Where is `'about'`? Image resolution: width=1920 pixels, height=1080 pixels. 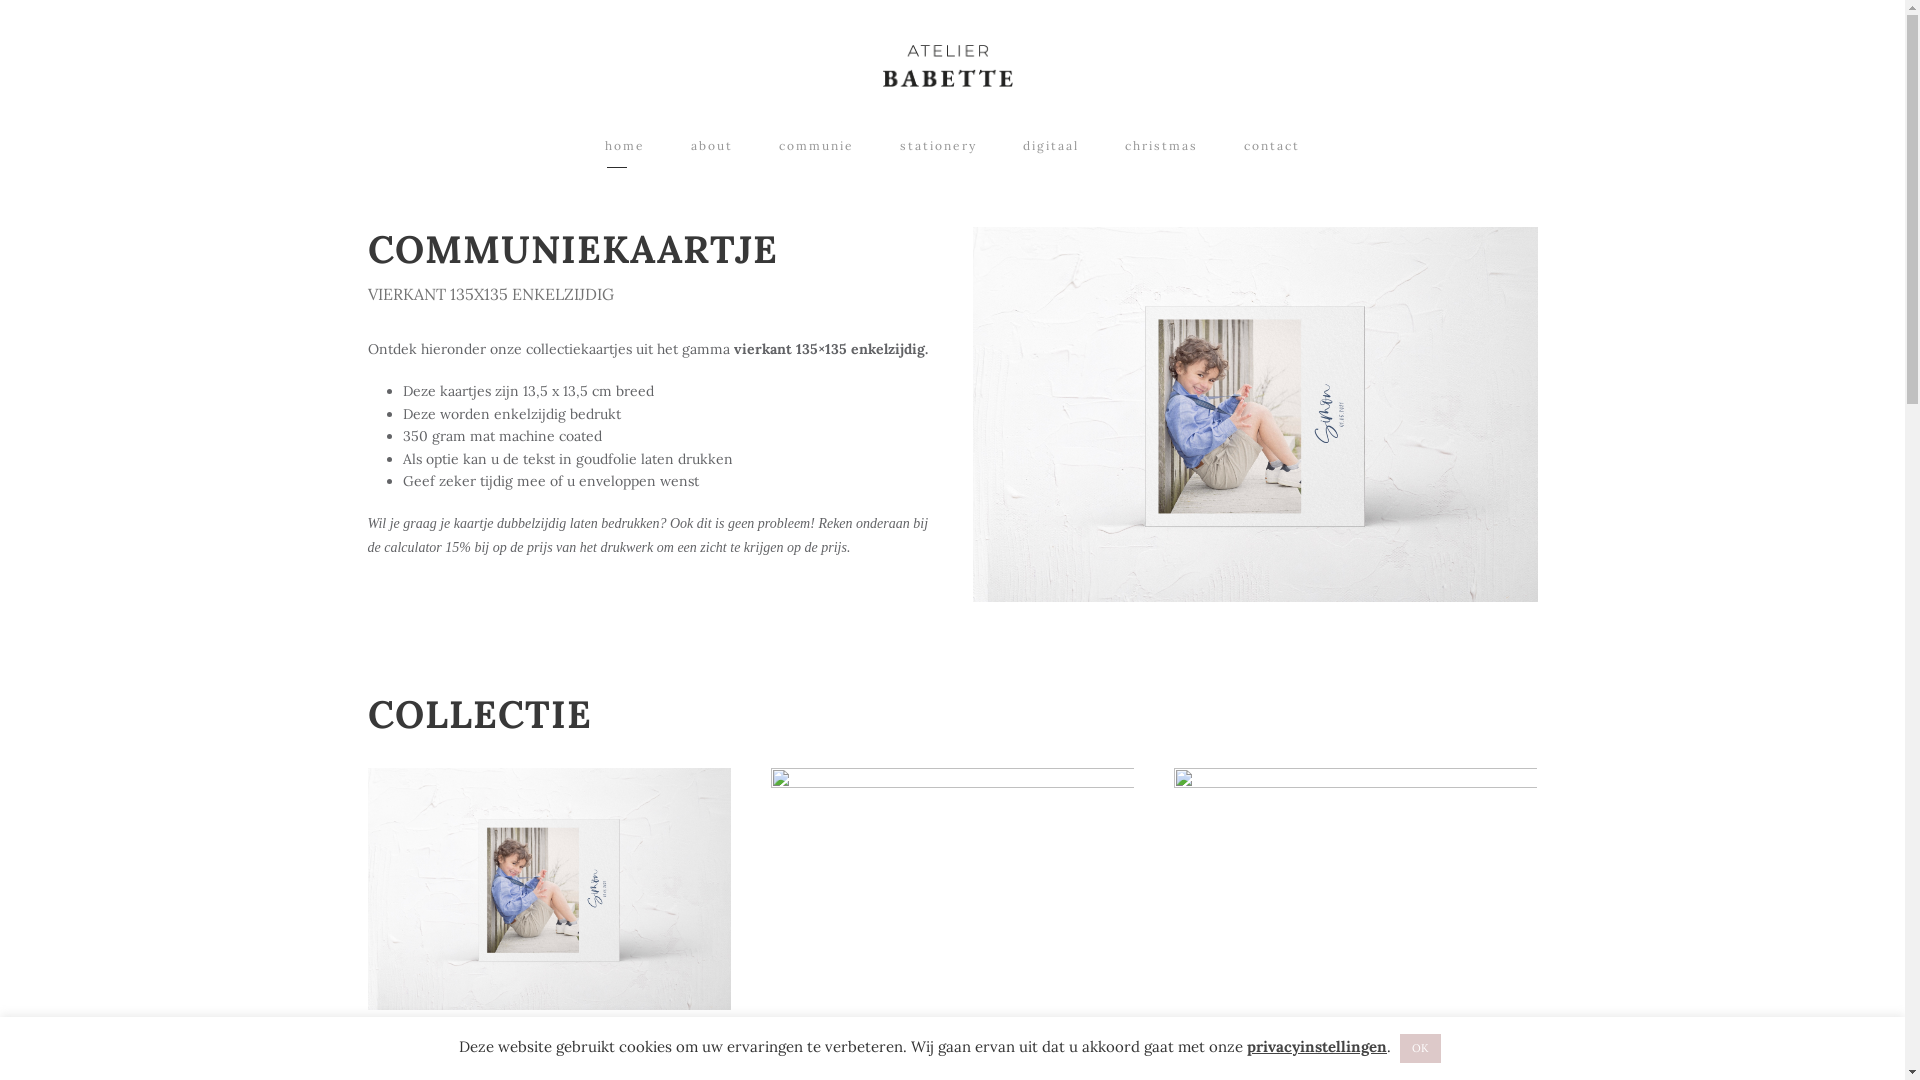 'about' is located at coordinates (711, 149).